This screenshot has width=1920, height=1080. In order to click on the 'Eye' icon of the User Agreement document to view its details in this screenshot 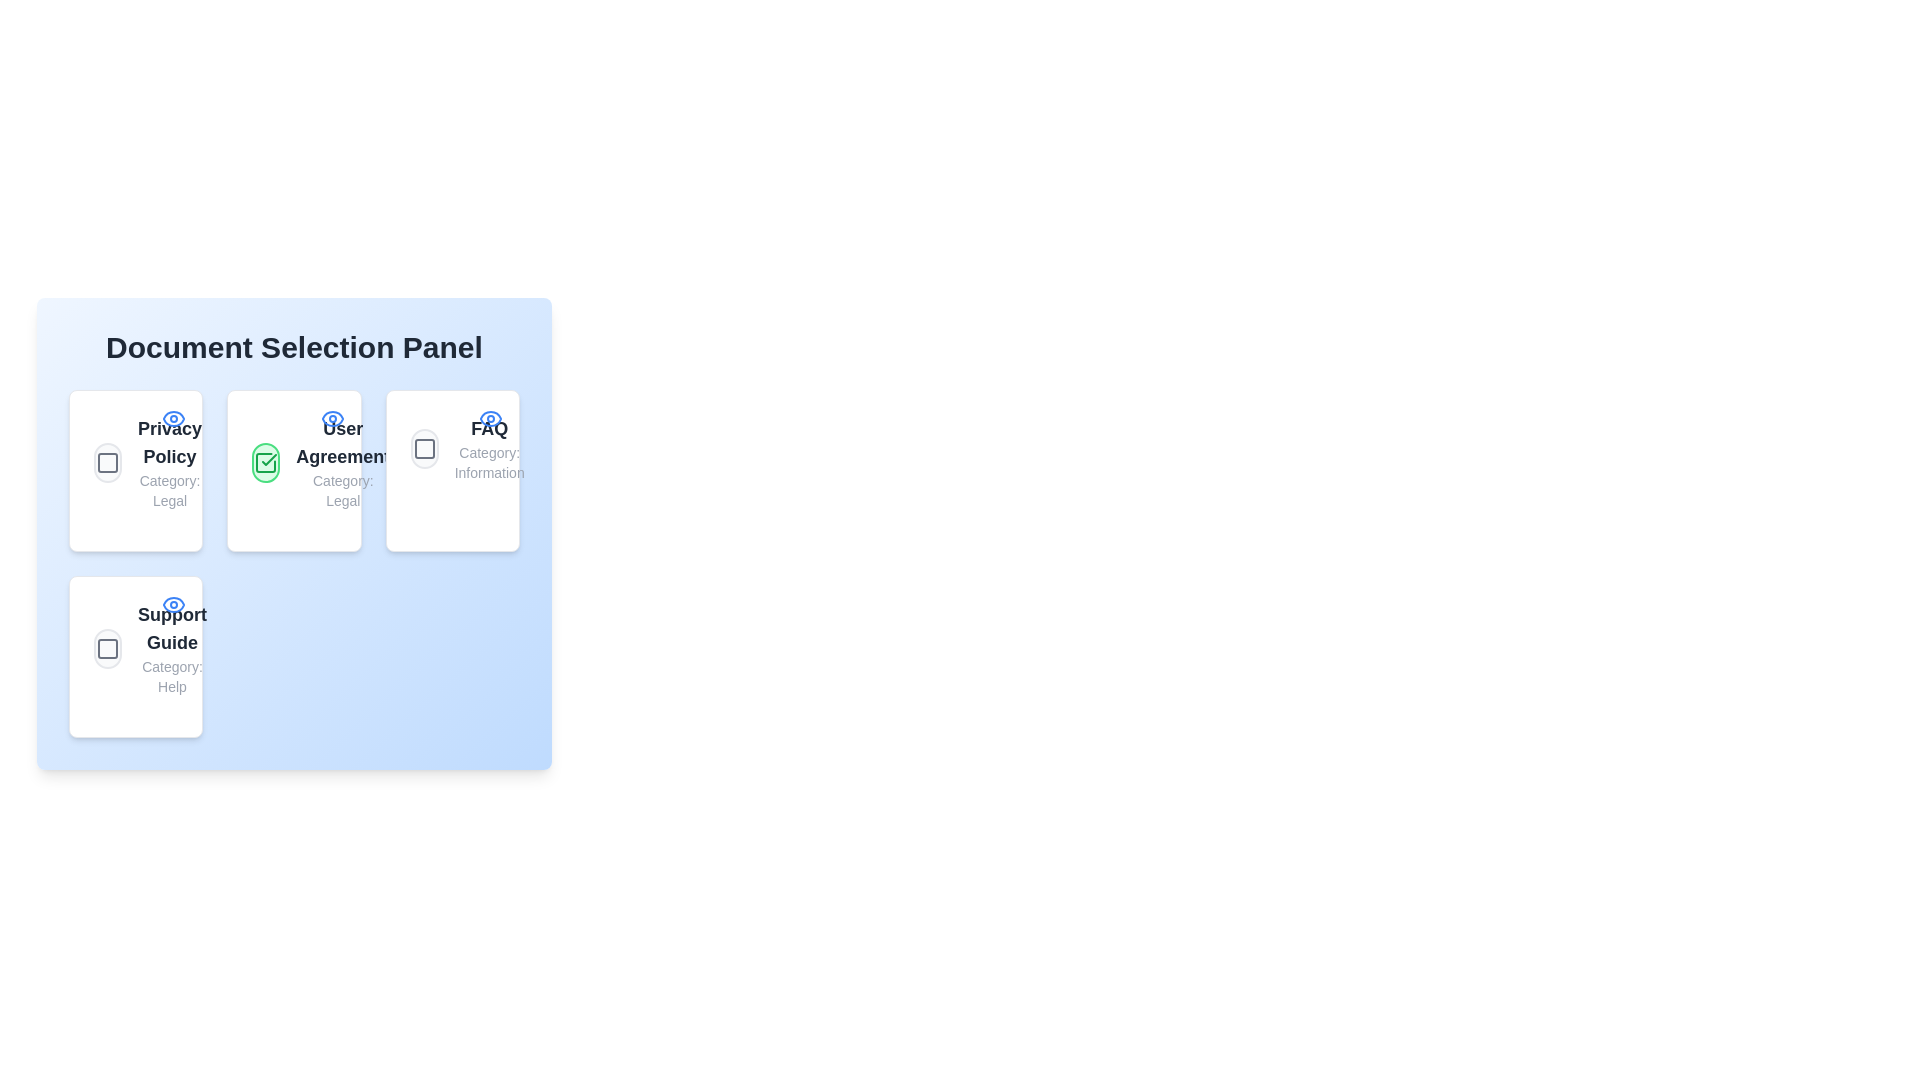, I will do `click(331, 418)`.